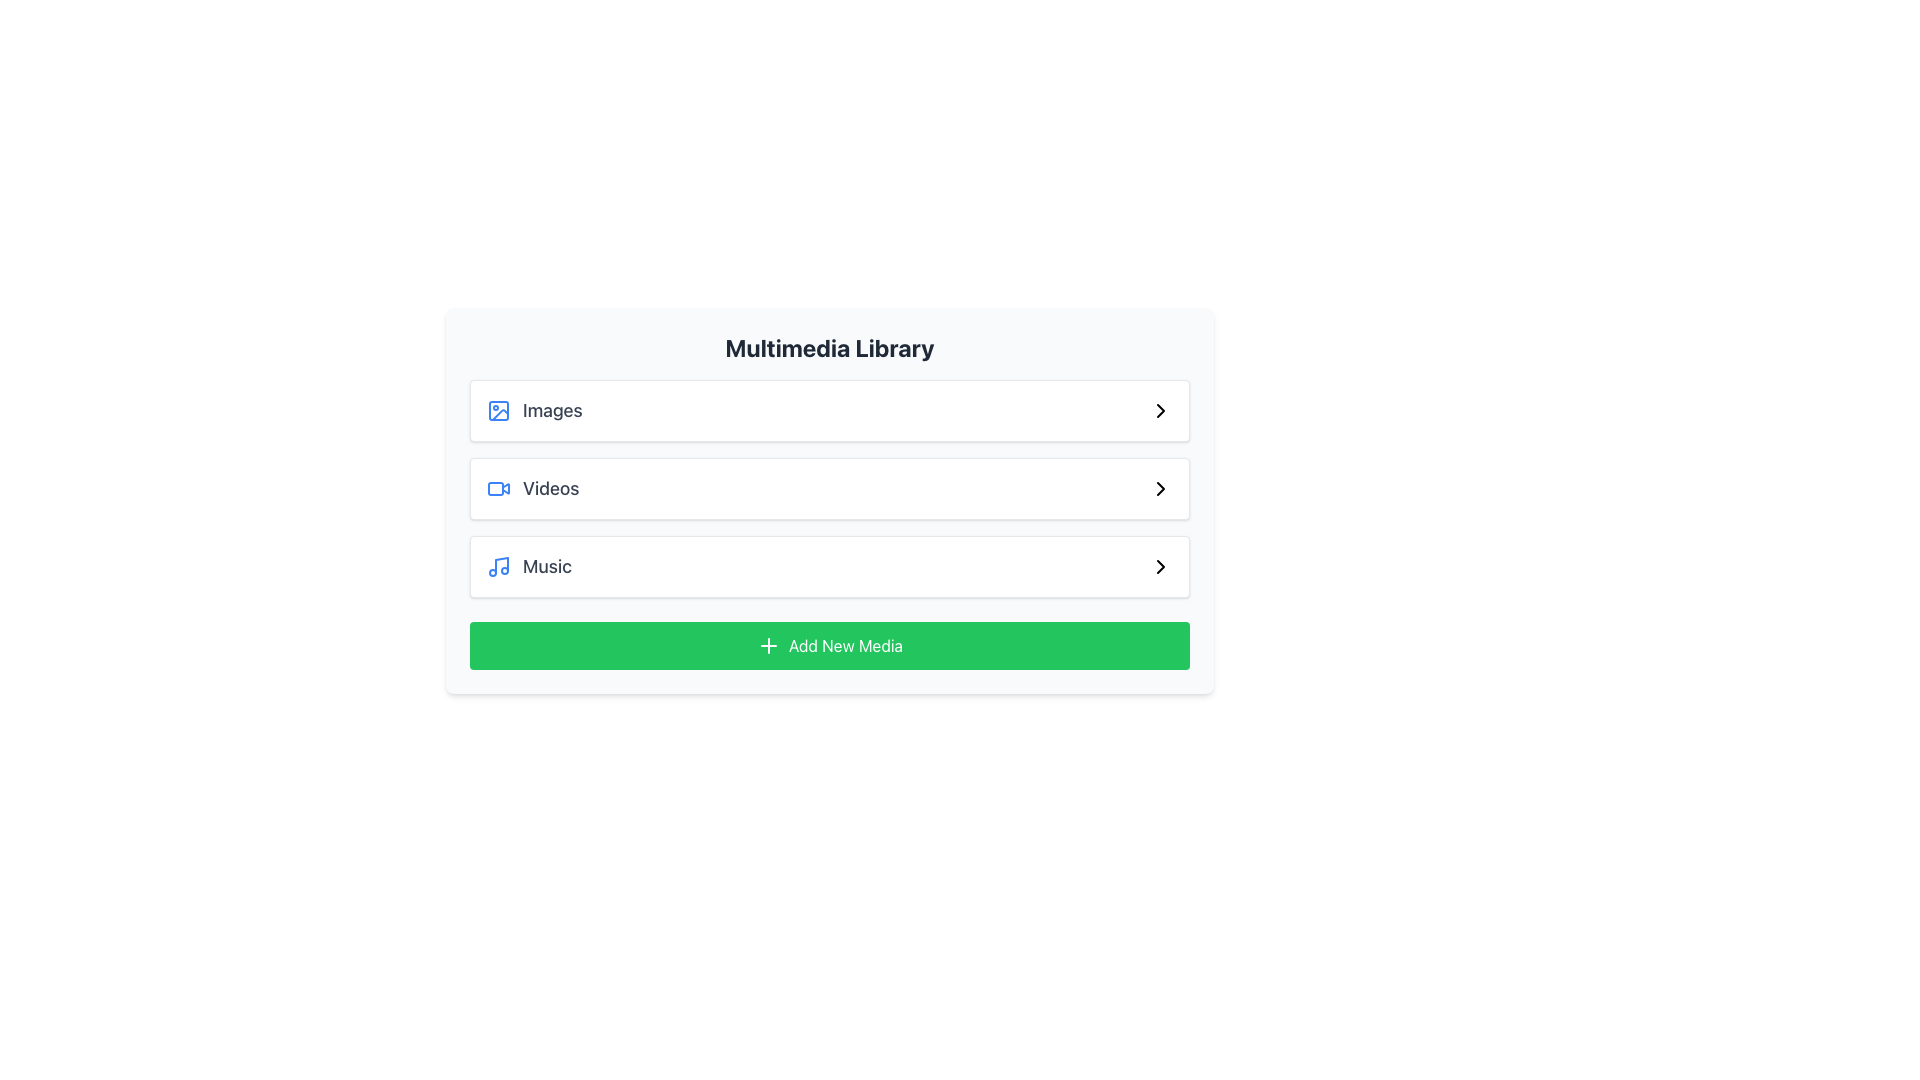 Image resolution: width=1920 pixels, height=1080 pixels. I want to click on the rightward arrow chevron icon button located at the far right of the 'Images' option in the 'Multimedia Library' section, so click(1161, 410).